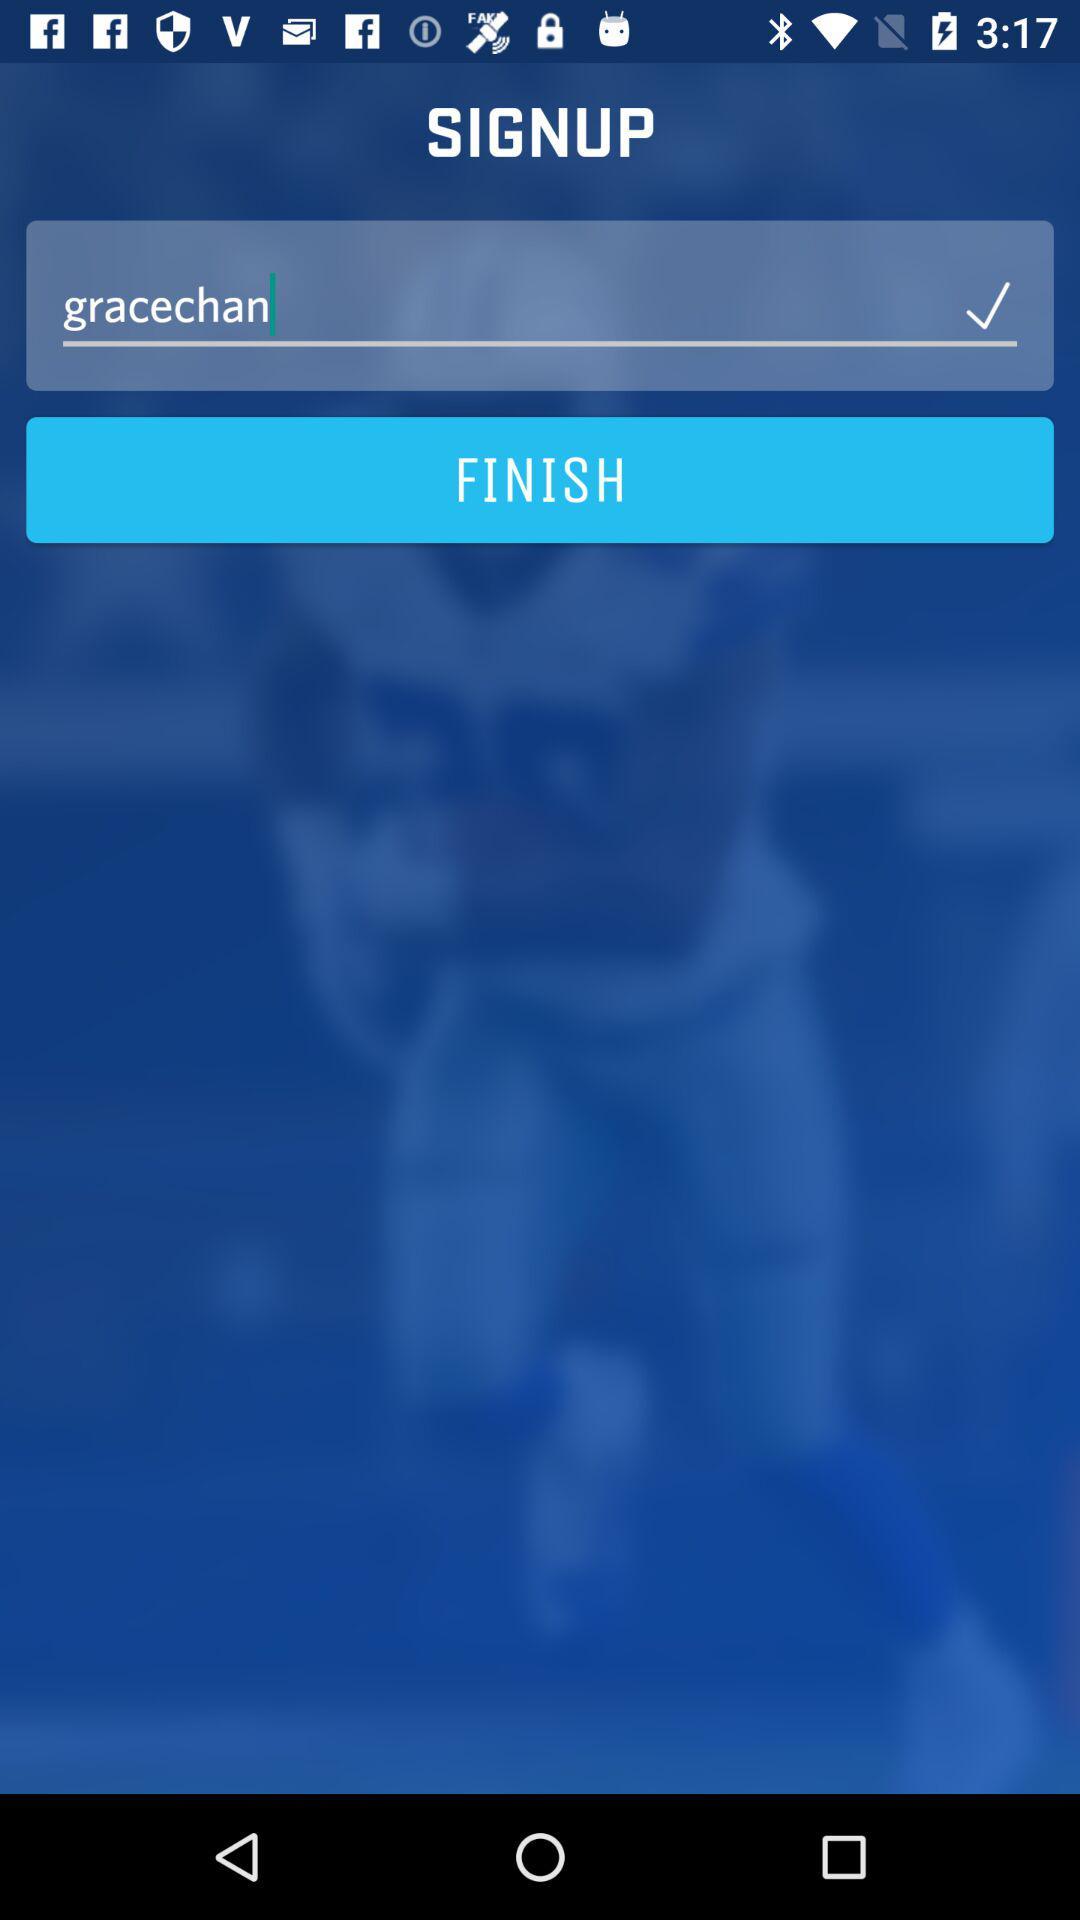 This screenshot has width=1080, height=1920. What do you see at coordinates (540, 304) in the screenshot?
I see `the gracechan icon` at bounding box center [540, 304].